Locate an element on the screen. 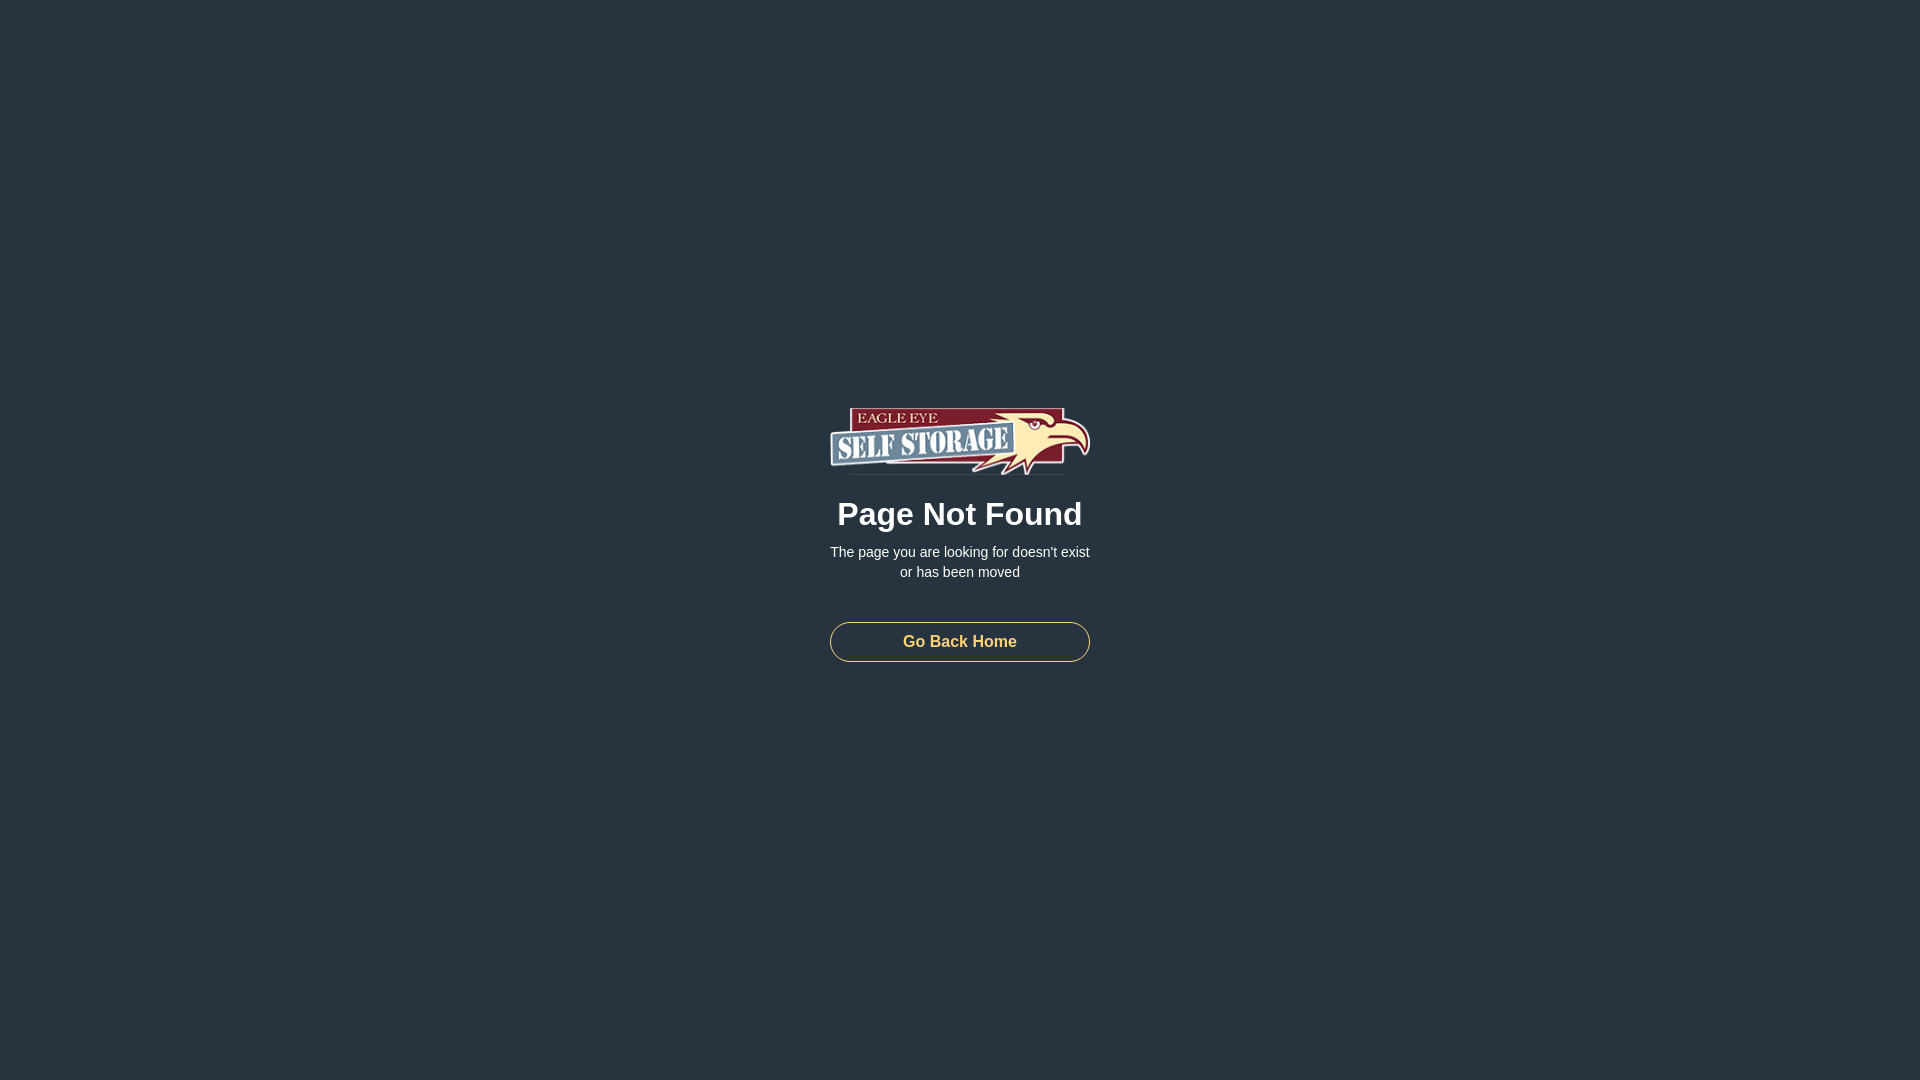  'Go Back Home' is located at coordinates (960, 641).